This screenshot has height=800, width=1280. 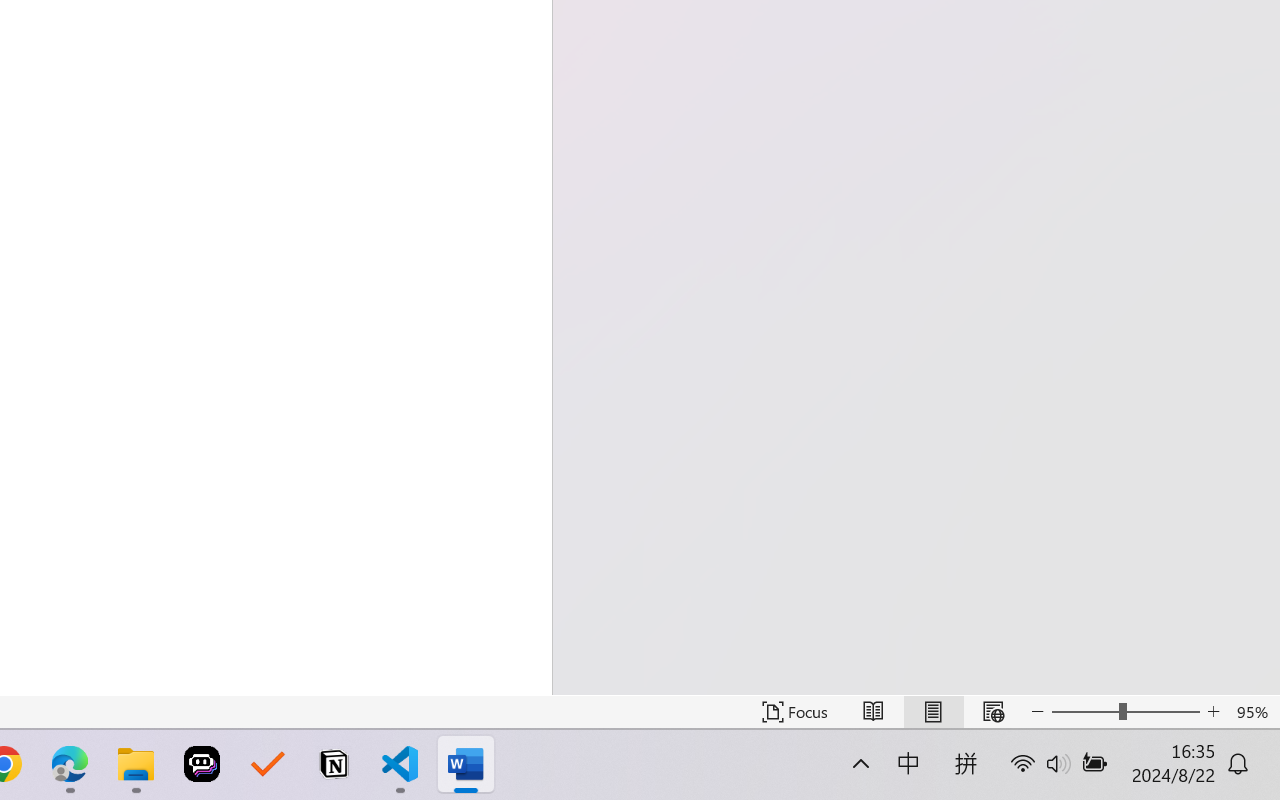 What do you see at coordinates (1252, 711) in the screenshot?
I see `'Zoom 95%'` at bounding box center [1252, 711].